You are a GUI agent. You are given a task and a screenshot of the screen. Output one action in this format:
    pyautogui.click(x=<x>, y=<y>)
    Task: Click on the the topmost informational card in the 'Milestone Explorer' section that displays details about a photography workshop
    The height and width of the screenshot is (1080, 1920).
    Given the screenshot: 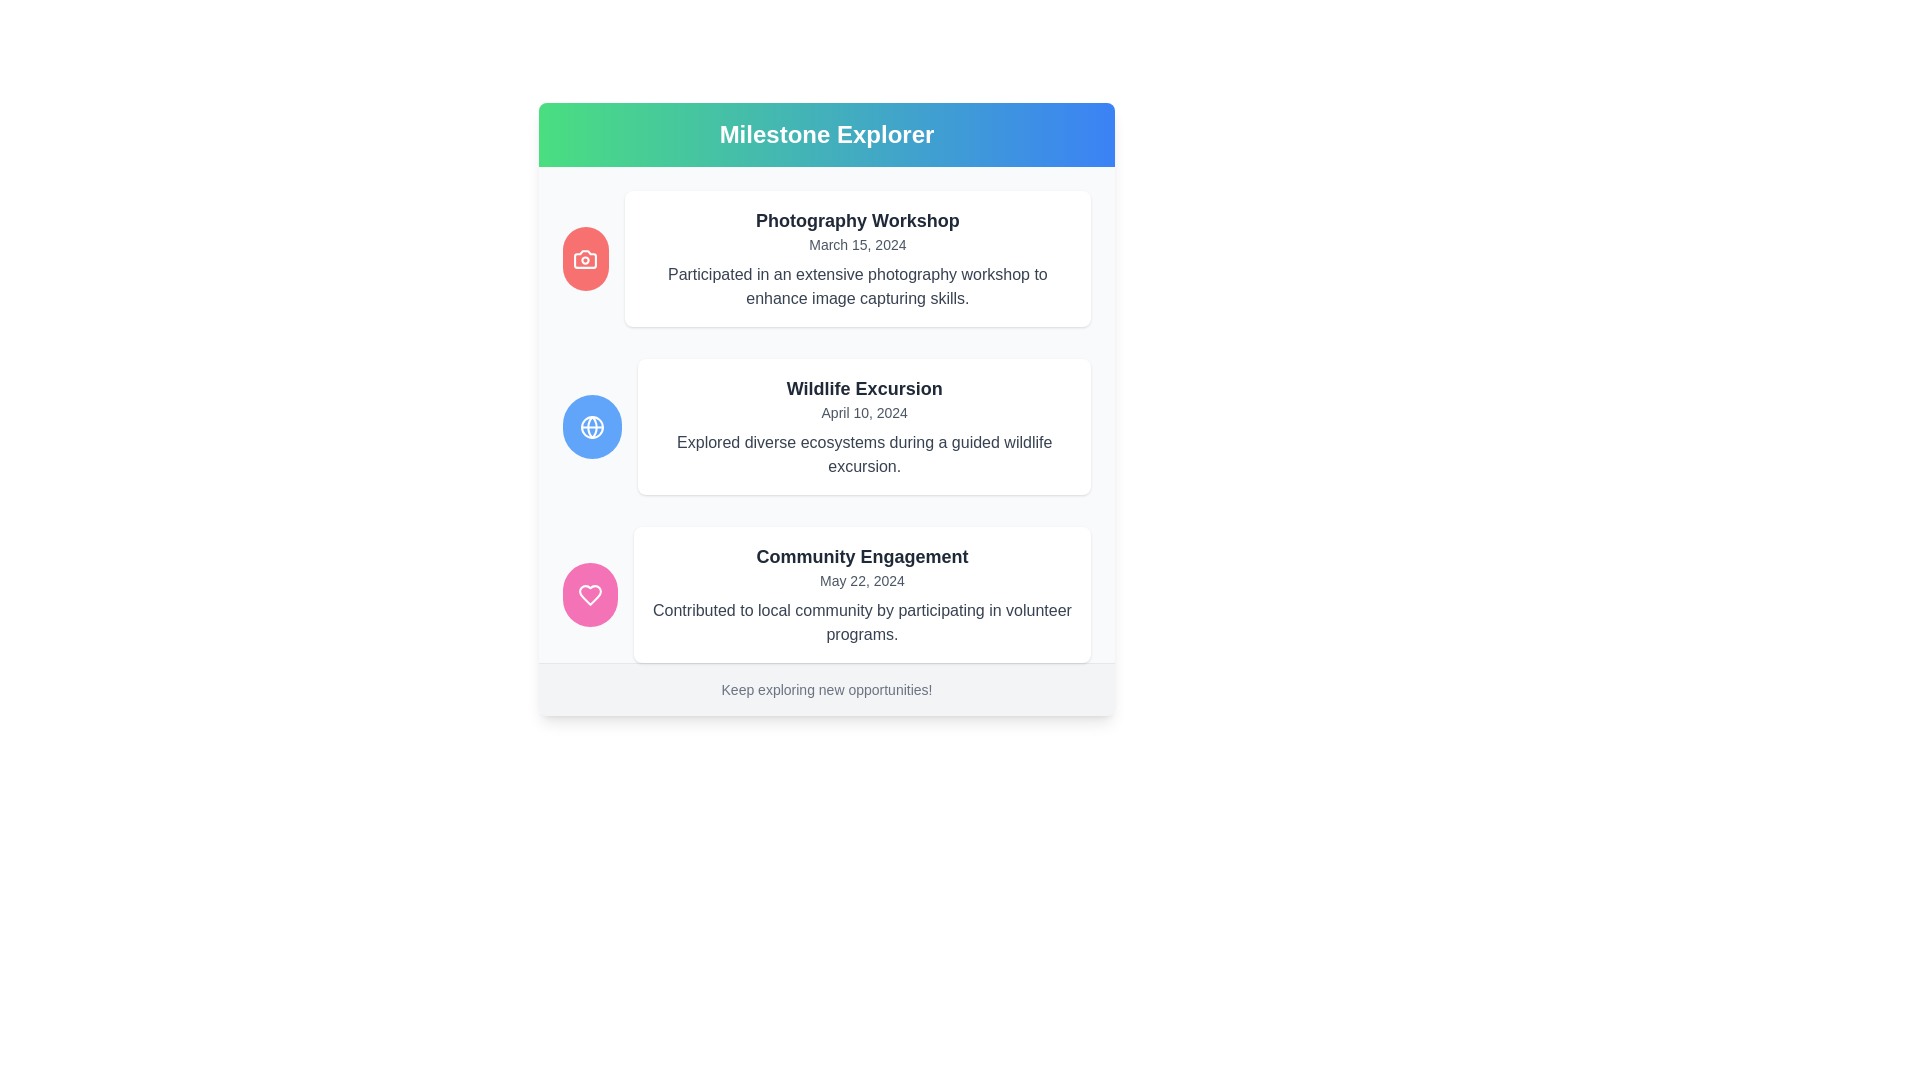 What is the action you would take?
    pyautogui.click(x=857, y=257)
    